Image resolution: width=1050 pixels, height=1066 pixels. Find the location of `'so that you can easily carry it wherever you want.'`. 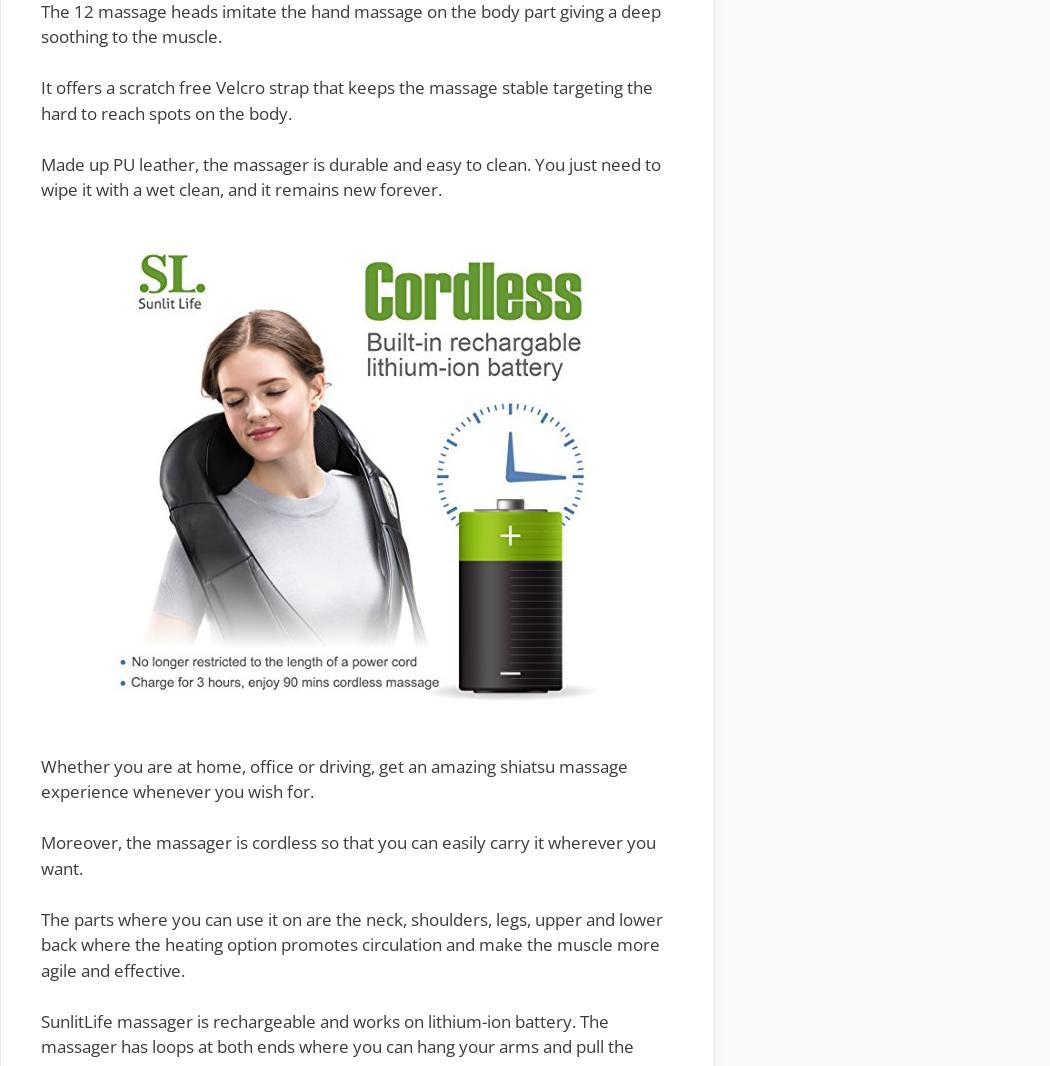

'so that you can easily carry it wherever you want.' is located at coordinates (347, 855).